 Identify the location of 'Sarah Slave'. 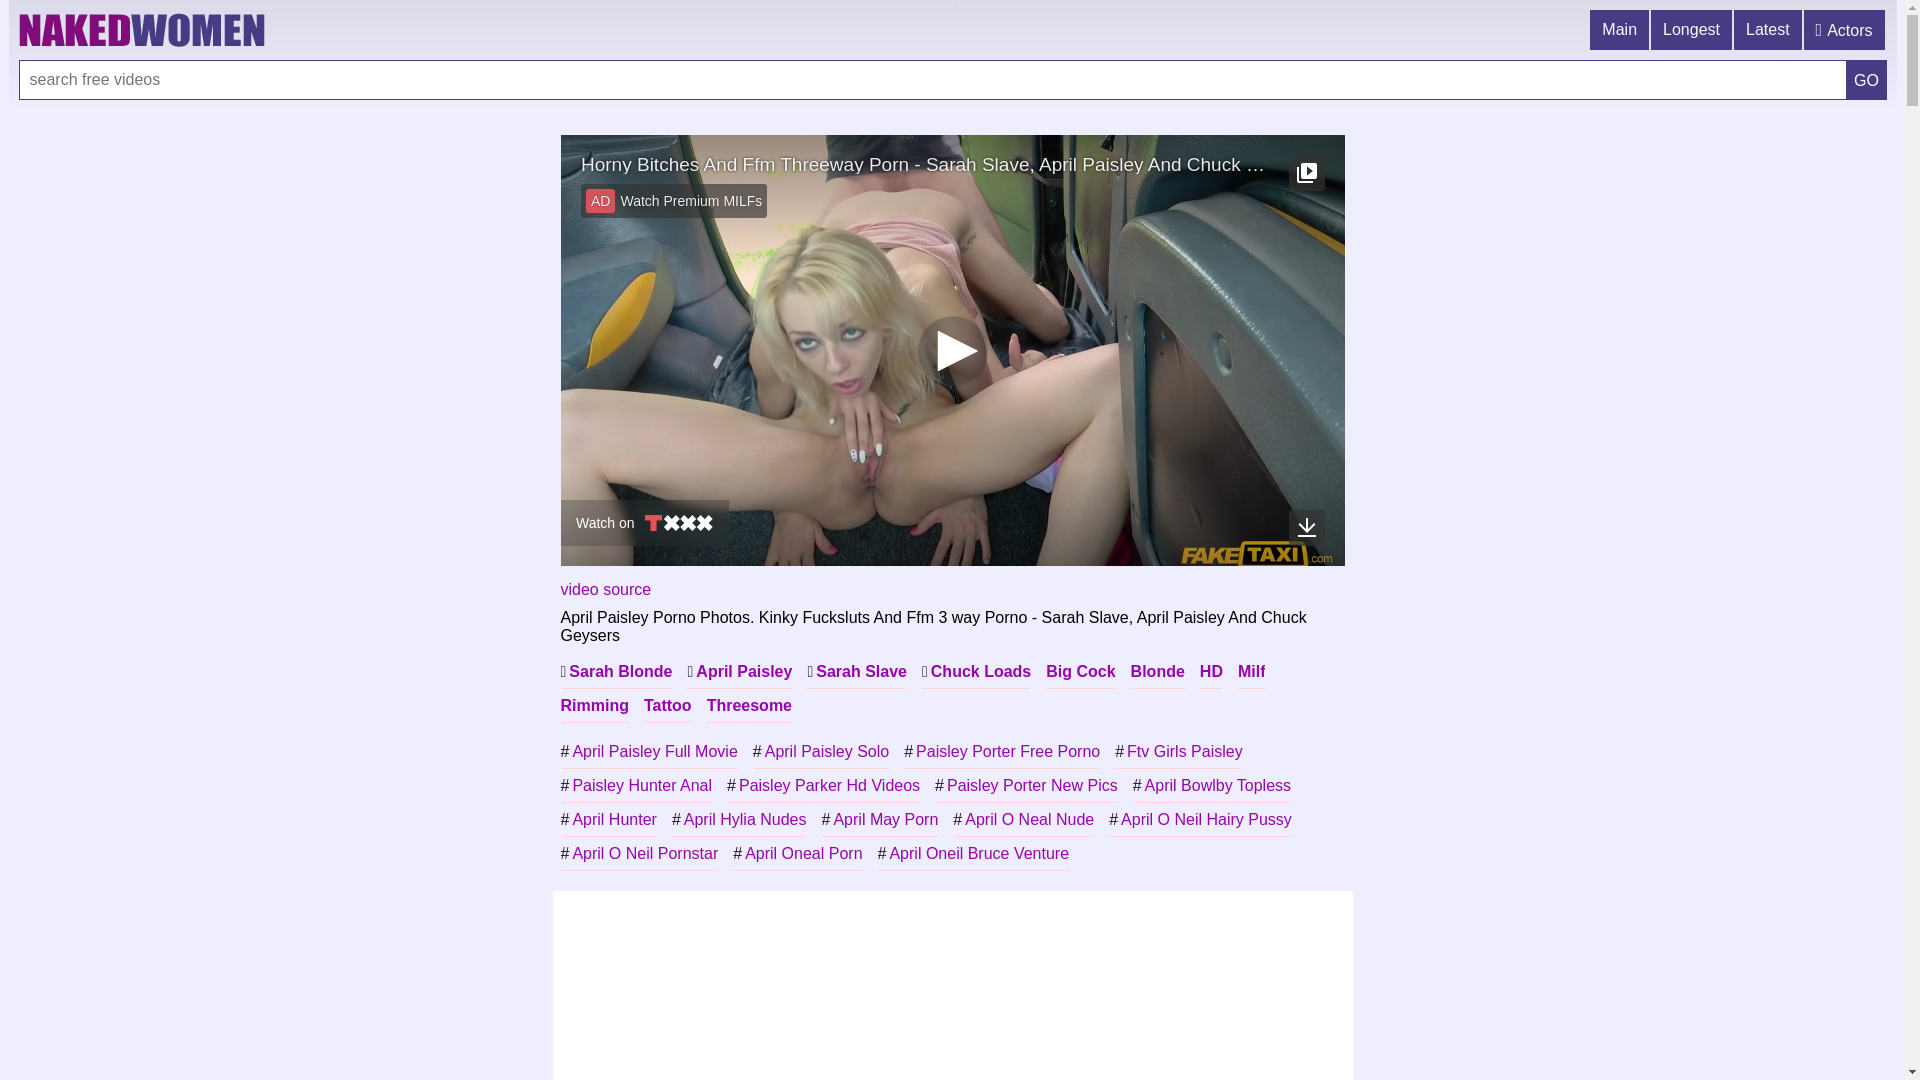
(857, 671).